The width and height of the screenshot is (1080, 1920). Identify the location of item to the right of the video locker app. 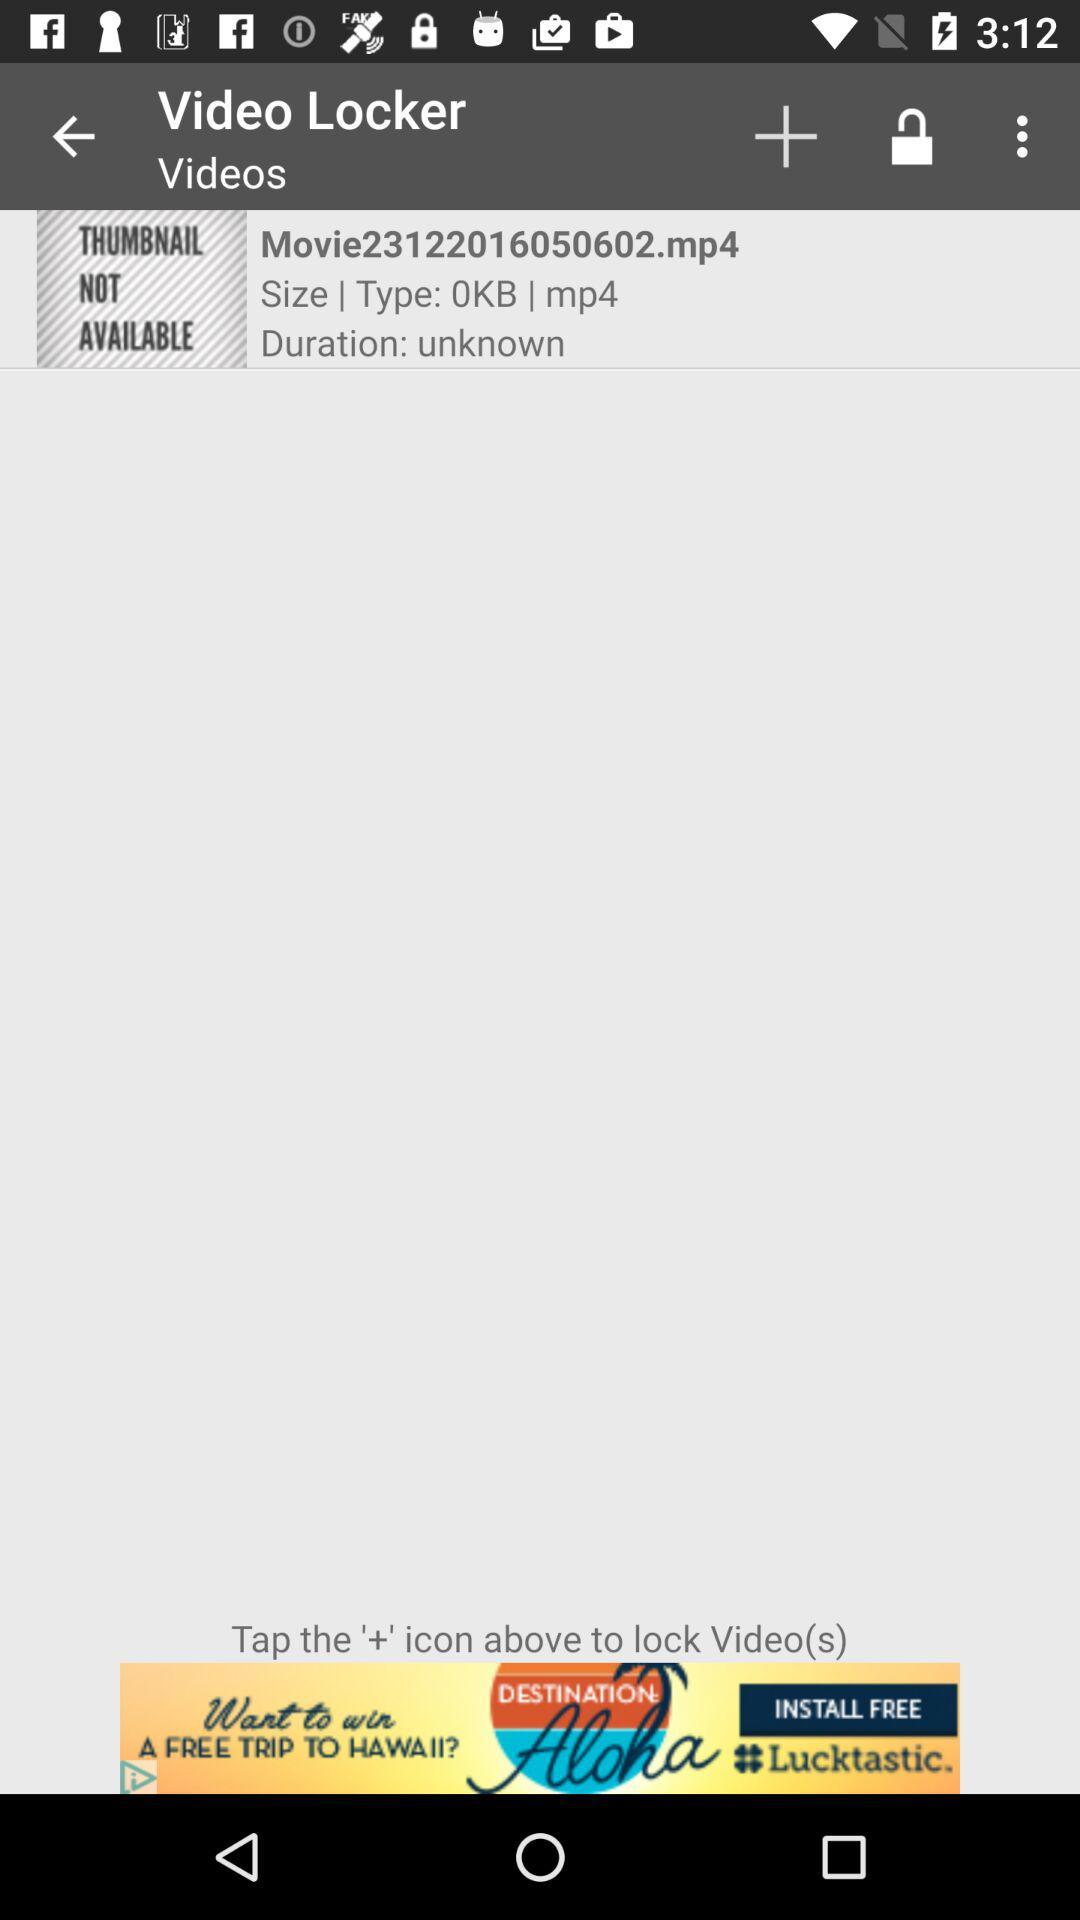
(785, 135).